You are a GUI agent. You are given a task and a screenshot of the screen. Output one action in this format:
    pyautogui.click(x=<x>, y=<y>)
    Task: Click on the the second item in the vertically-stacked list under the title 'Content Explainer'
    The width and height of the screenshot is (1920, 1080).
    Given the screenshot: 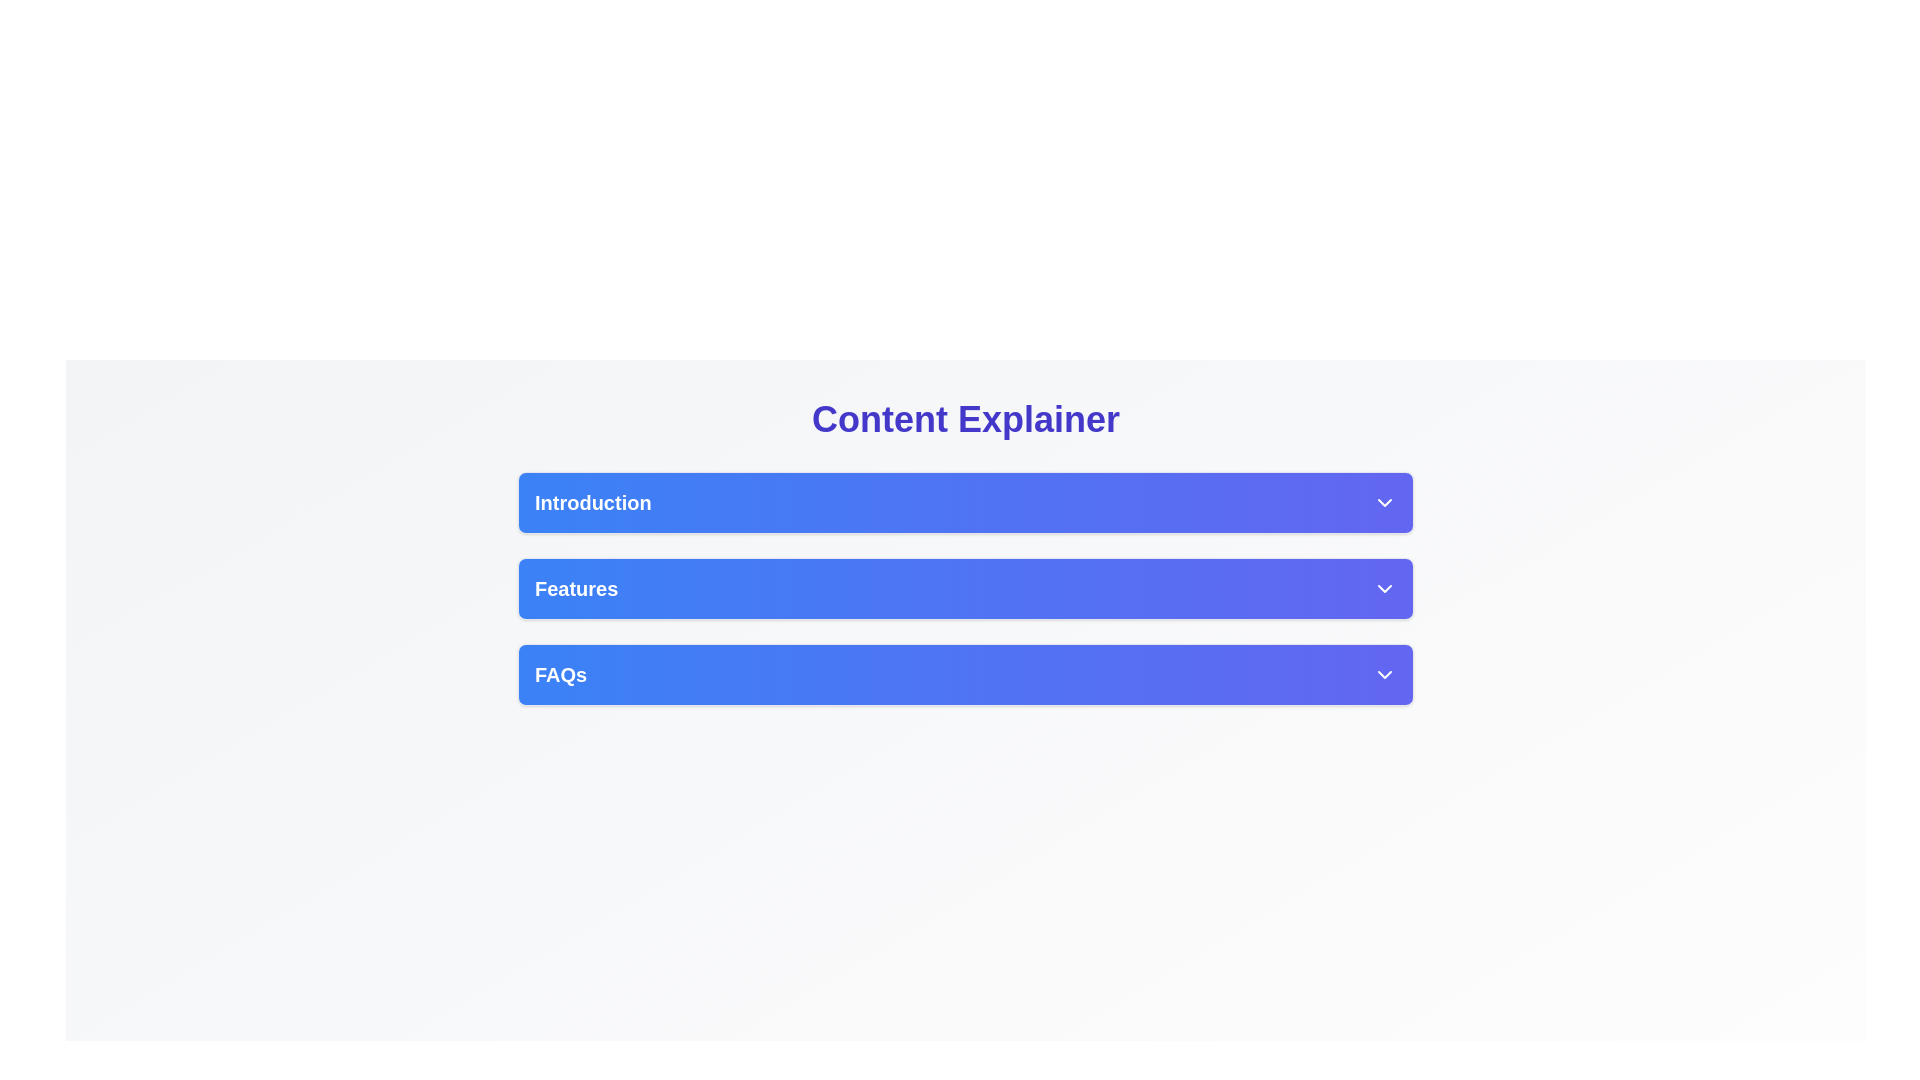 What is the action you would take?
    pyautogui.click(x=965, y=588)
    